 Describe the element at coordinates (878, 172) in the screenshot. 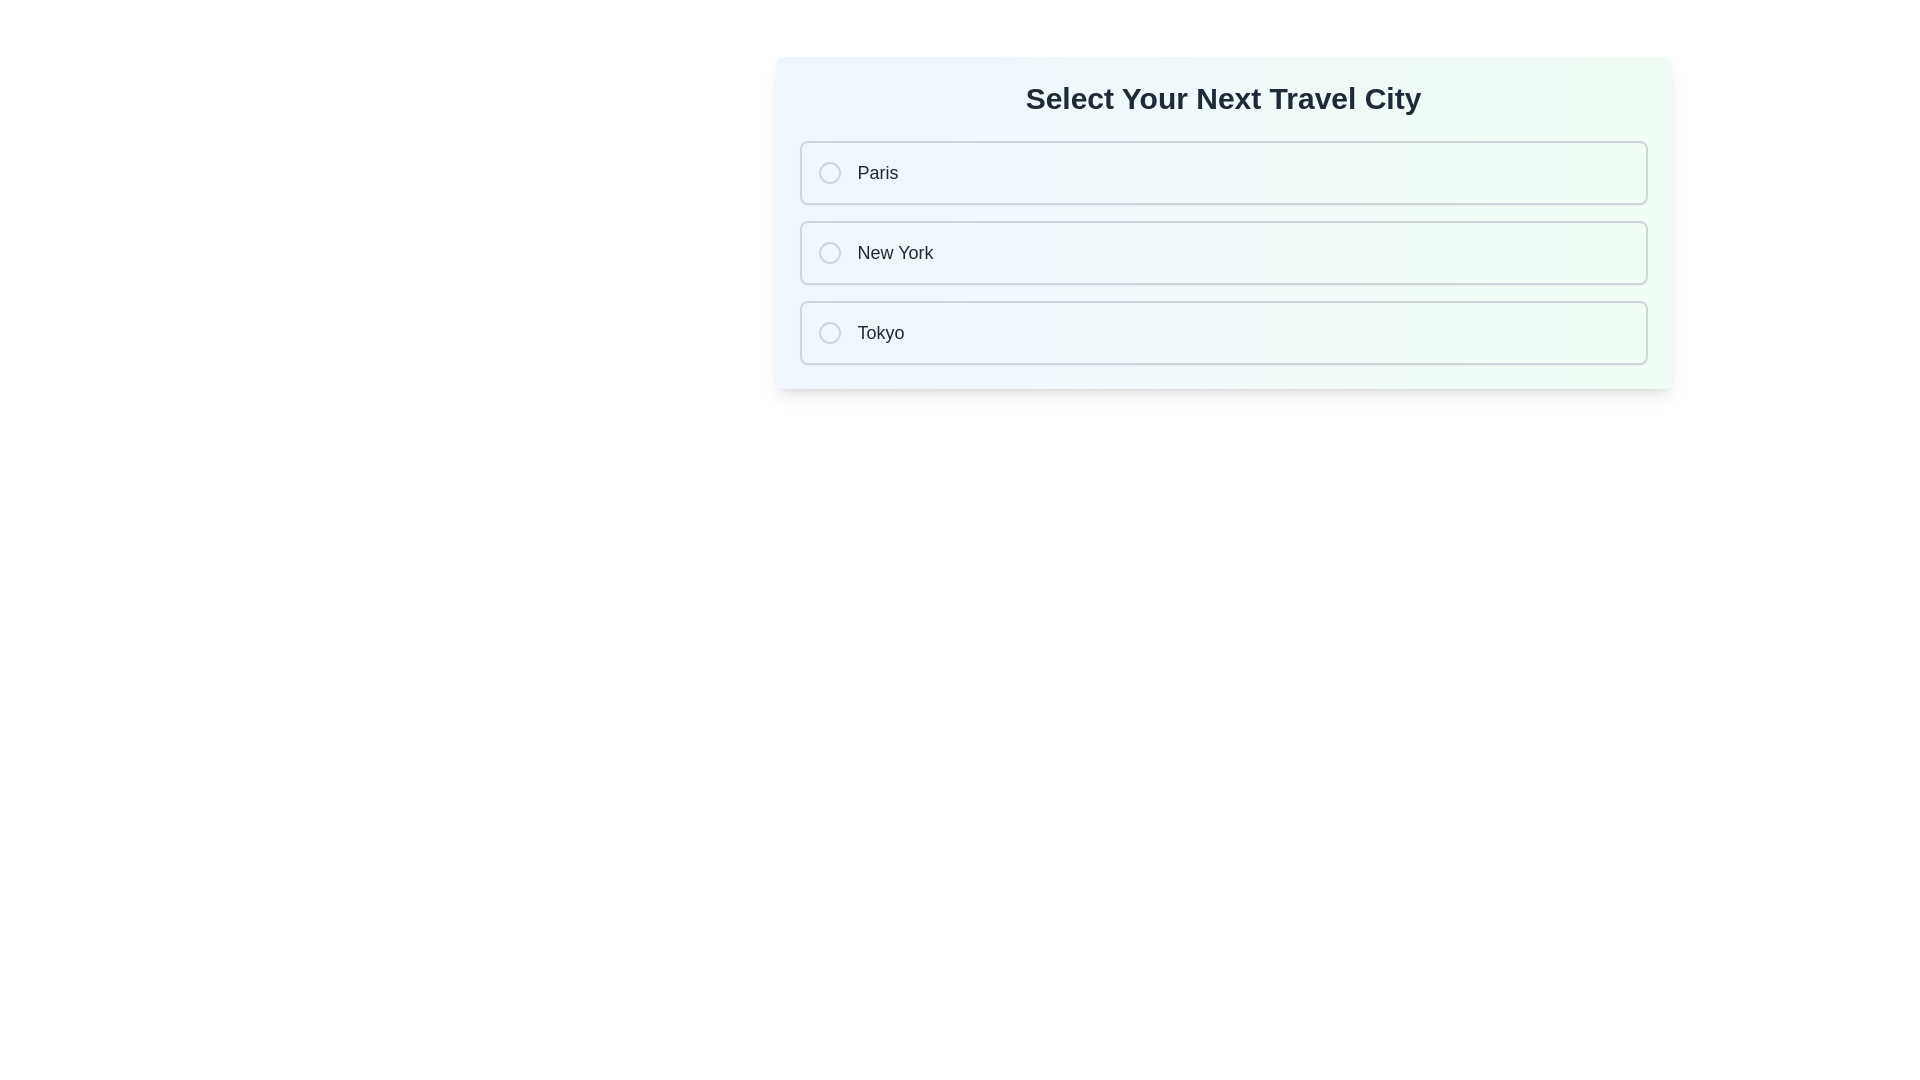

I see `the static text label displaying 'Paris' which is the first selectable option in the radio button list titled 'Select Your Next Travel City'` at that location.